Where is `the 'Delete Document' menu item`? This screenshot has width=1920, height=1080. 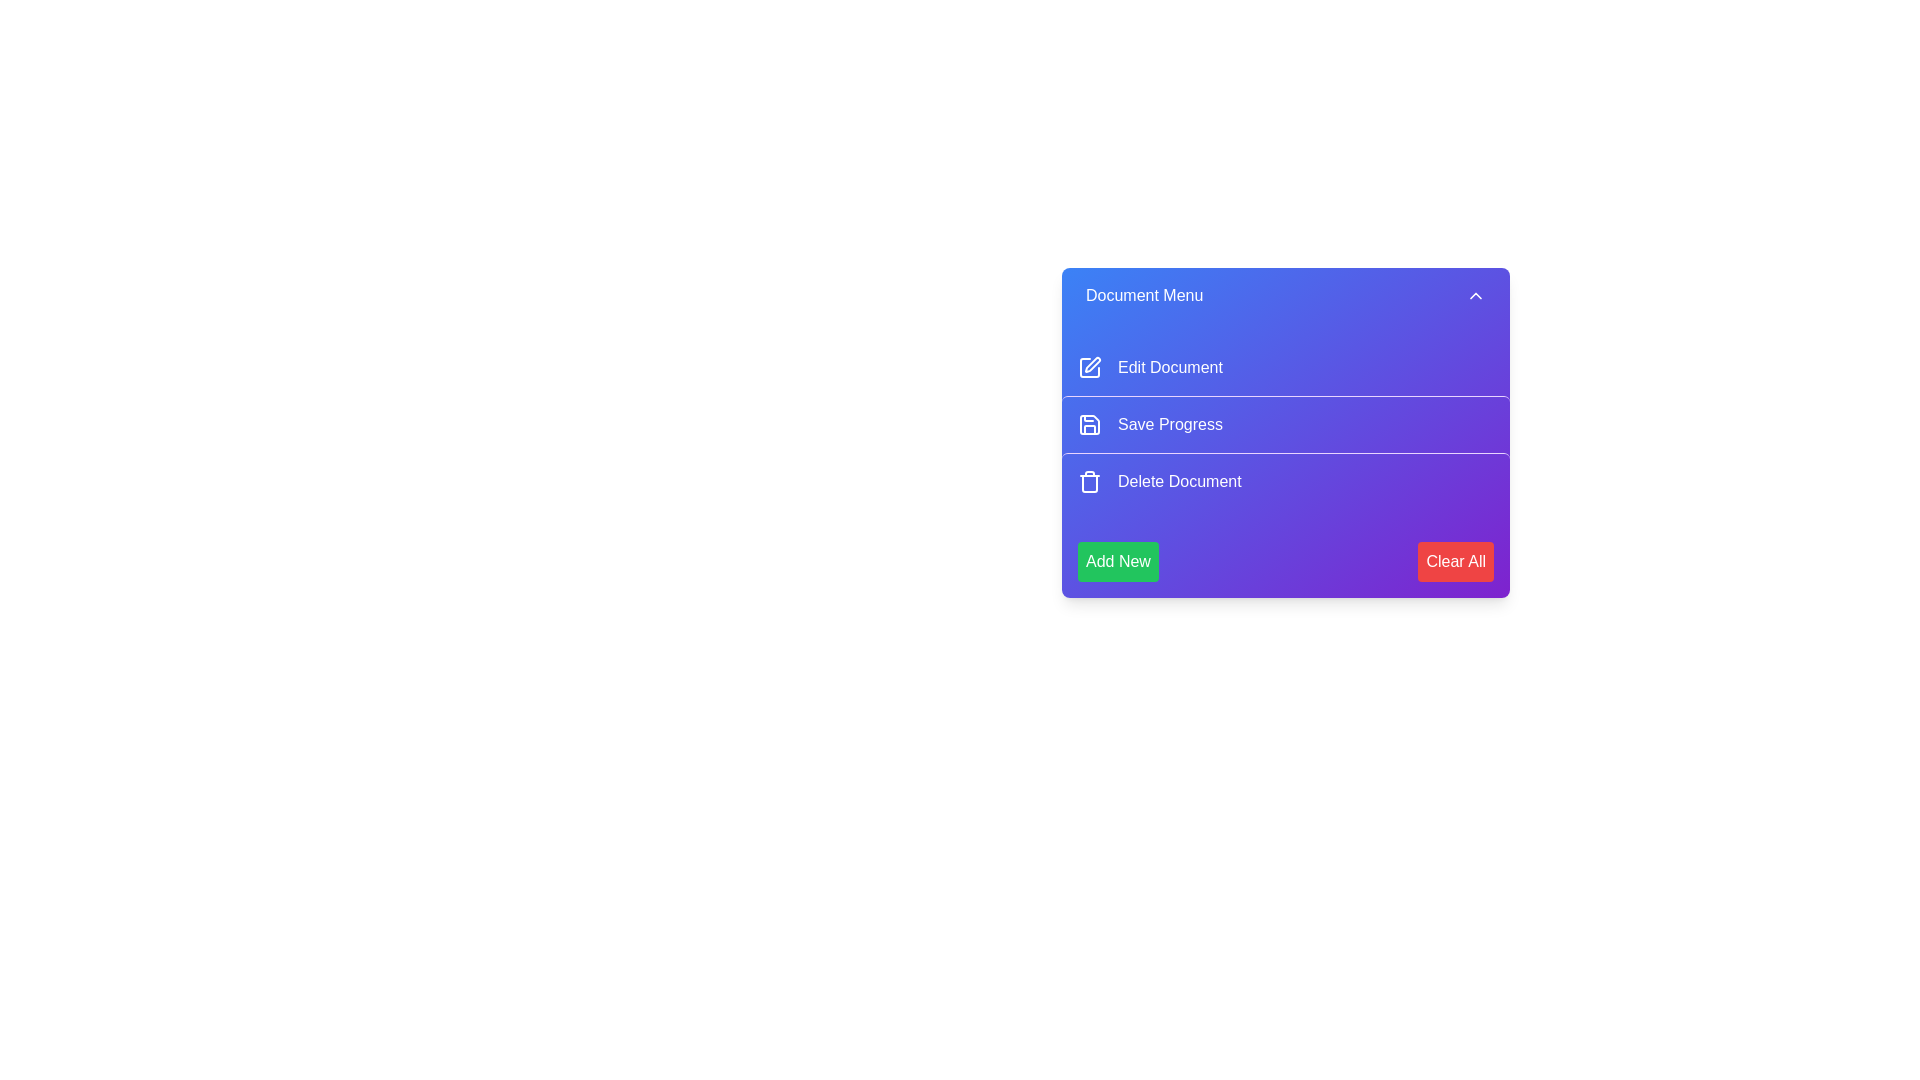
the 'Delete Document' menu item is located at coordinates (1286, 481).